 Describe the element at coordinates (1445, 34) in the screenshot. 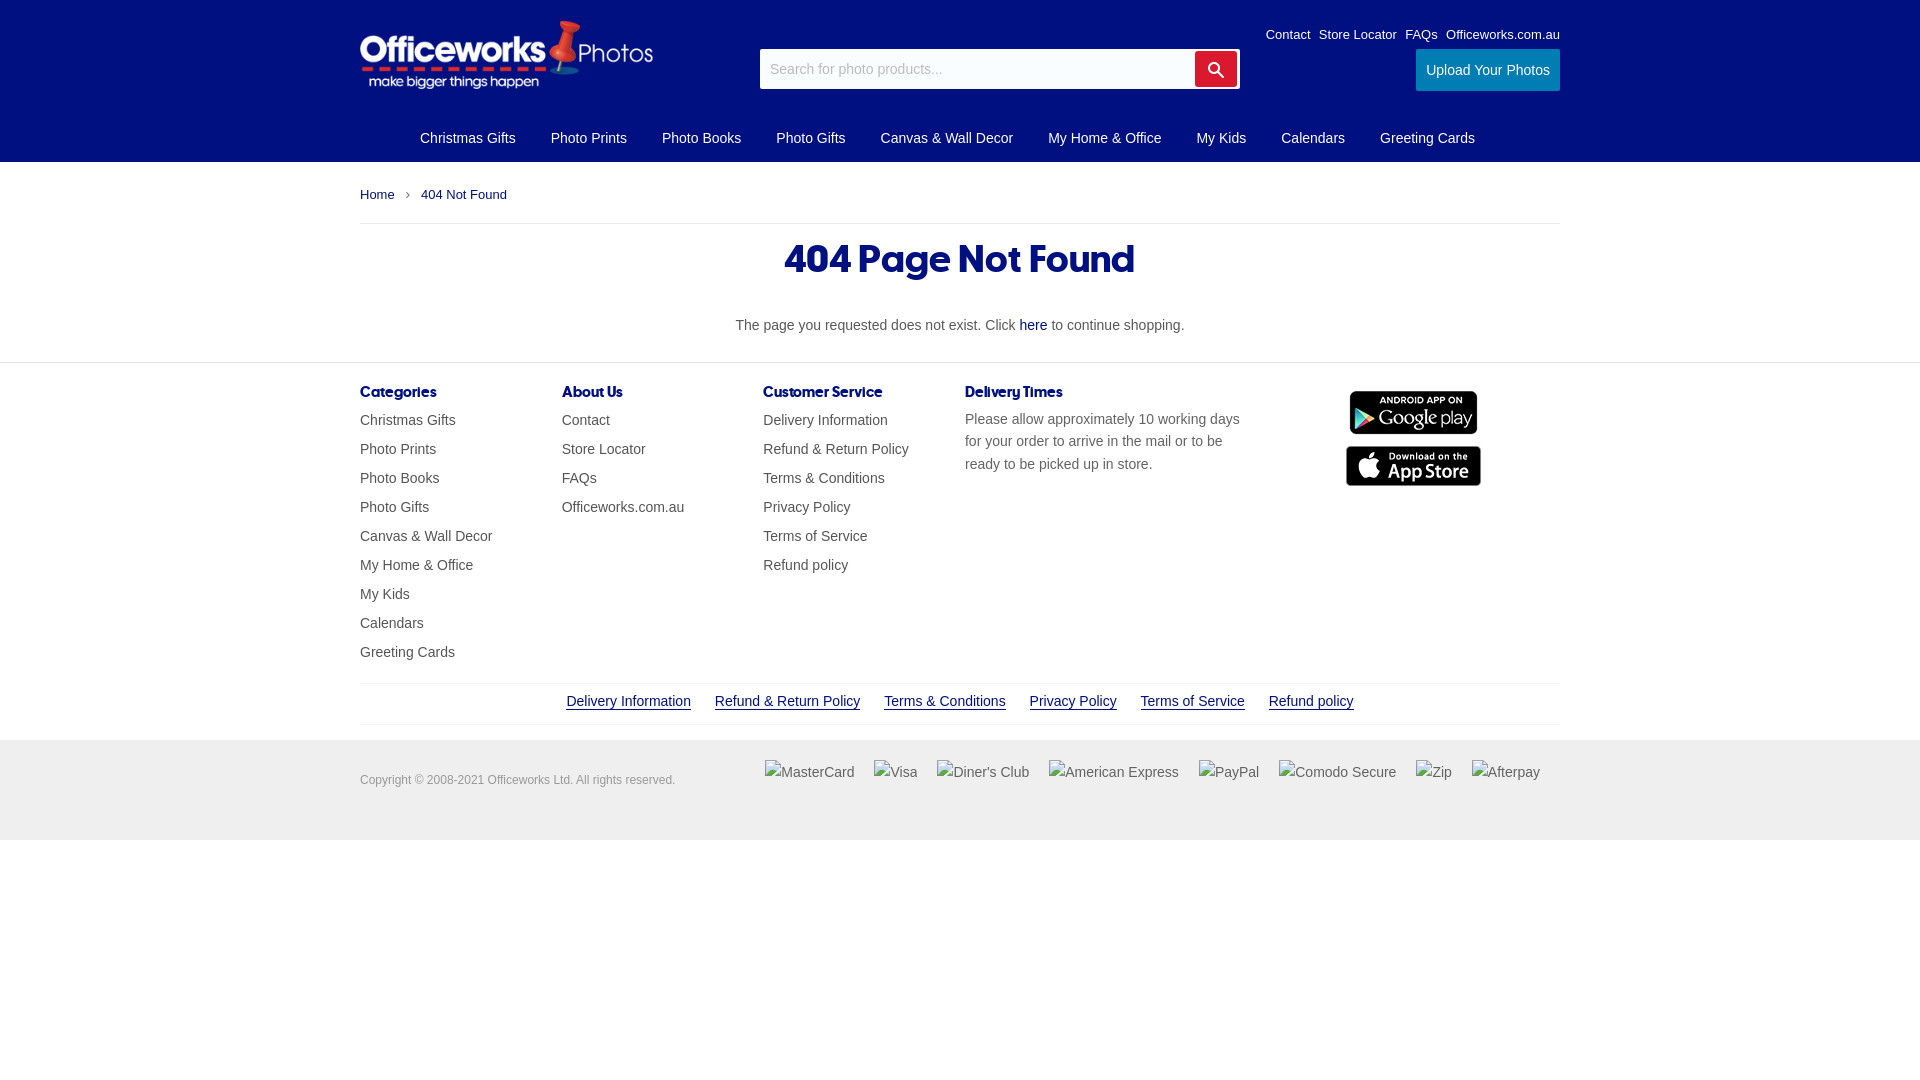

I see `'Officeworks.com.au'` at that location.